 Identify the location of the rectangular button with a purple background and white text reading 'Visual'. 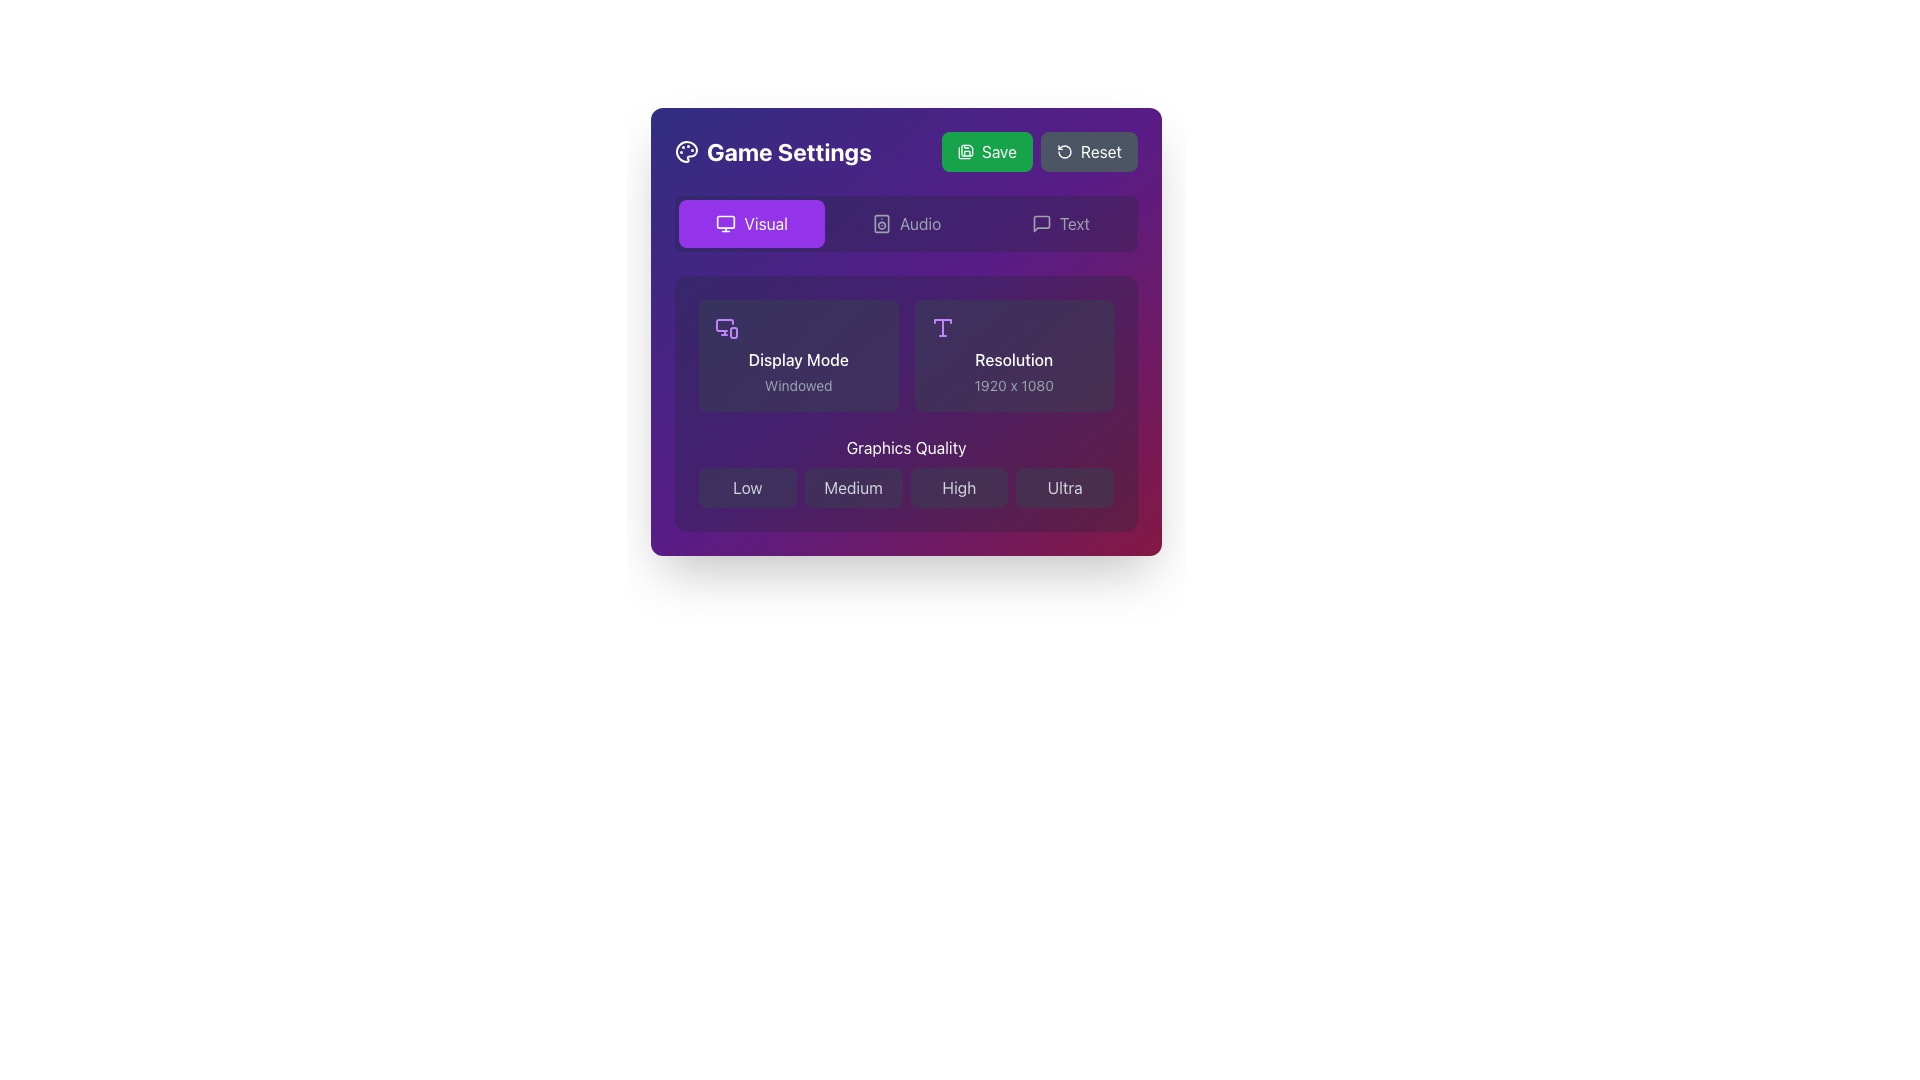
(751, 223).